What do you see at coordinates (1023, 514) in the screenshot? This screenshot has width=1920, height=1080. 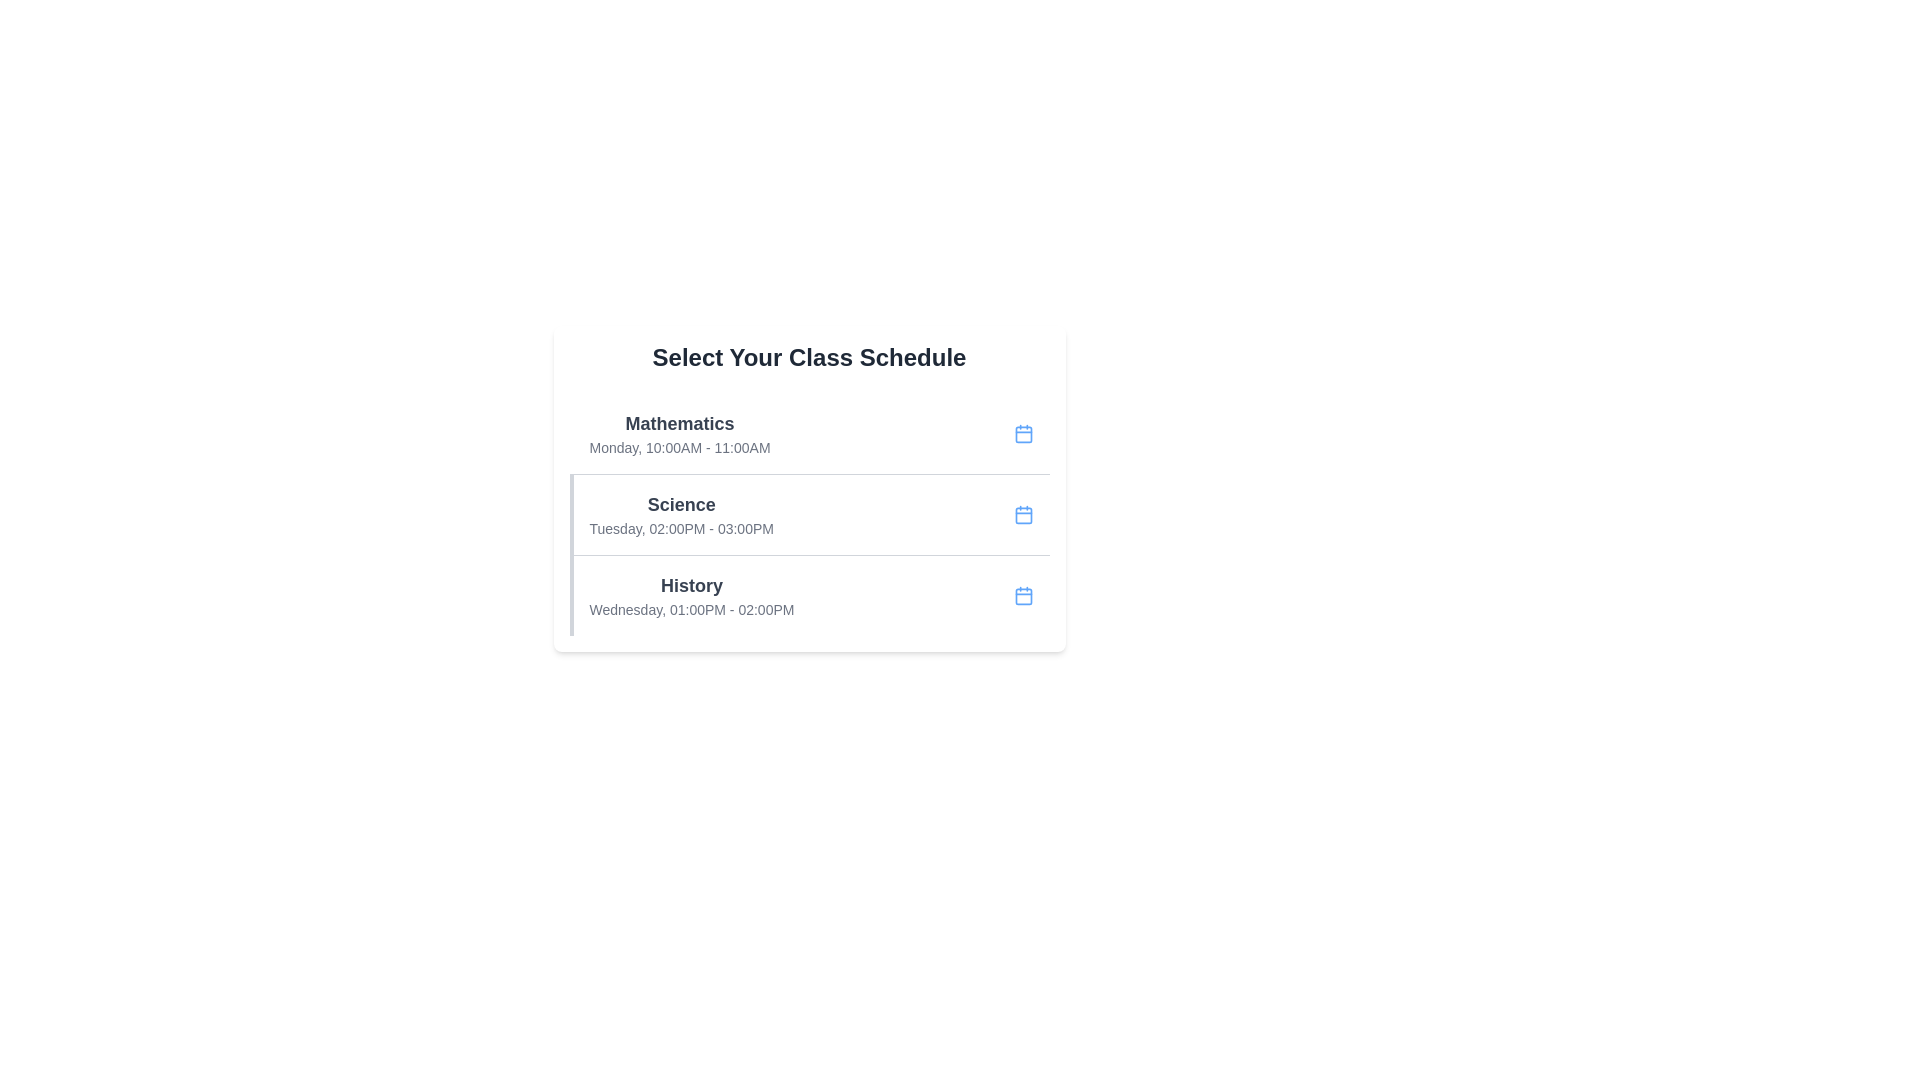 I see `the Calendar icon located to the far right of the schedule item 'Science Tuesday, 02:00 PM - 03:00 PM'` at bounding box center [1023, 514].